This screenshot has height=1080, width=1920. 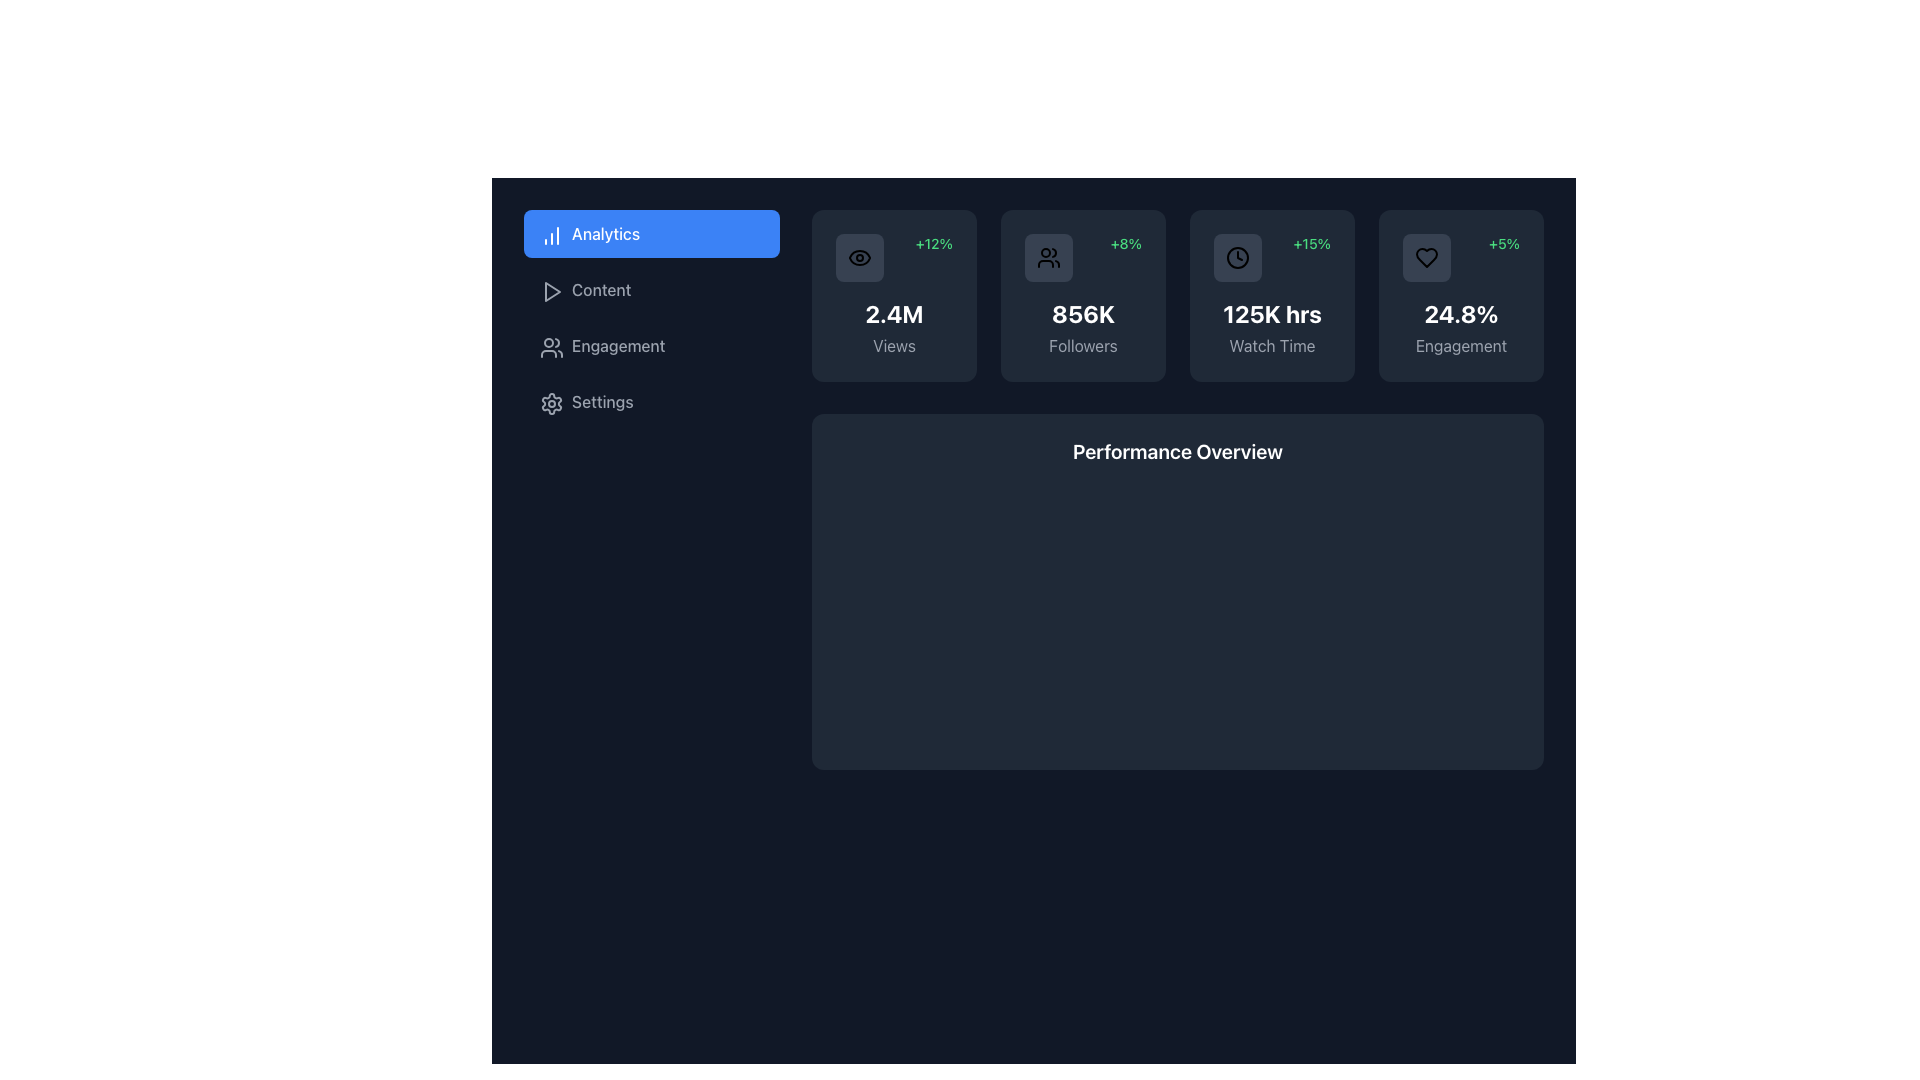 What do you see at coordinates (1126, 242) in the screenshot?
I see `the Label that represents the percentage increase related to 'Followers' in the second card of the top row in the dashboard layout` at bounding box center [1126, 242].